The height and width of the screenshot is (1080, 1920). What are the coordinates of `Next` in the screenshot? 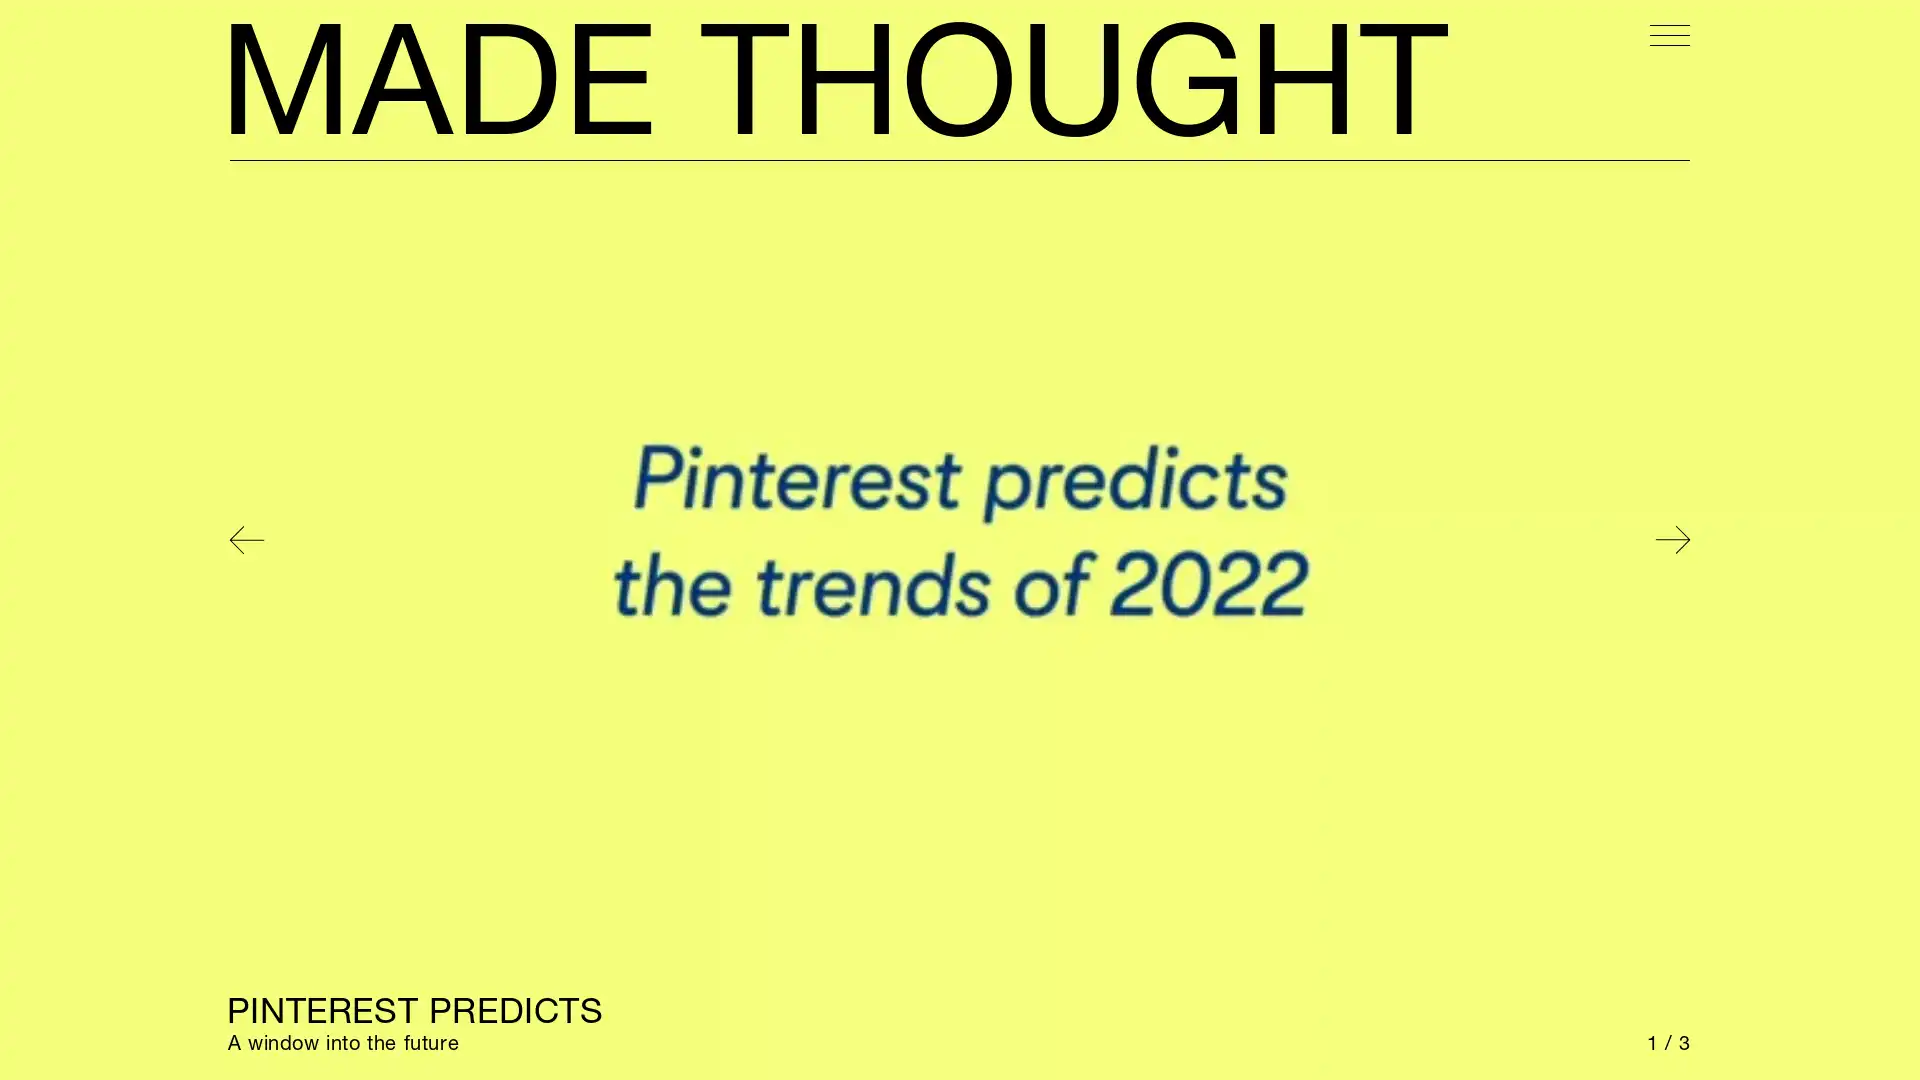 It's located at (1671, 540).